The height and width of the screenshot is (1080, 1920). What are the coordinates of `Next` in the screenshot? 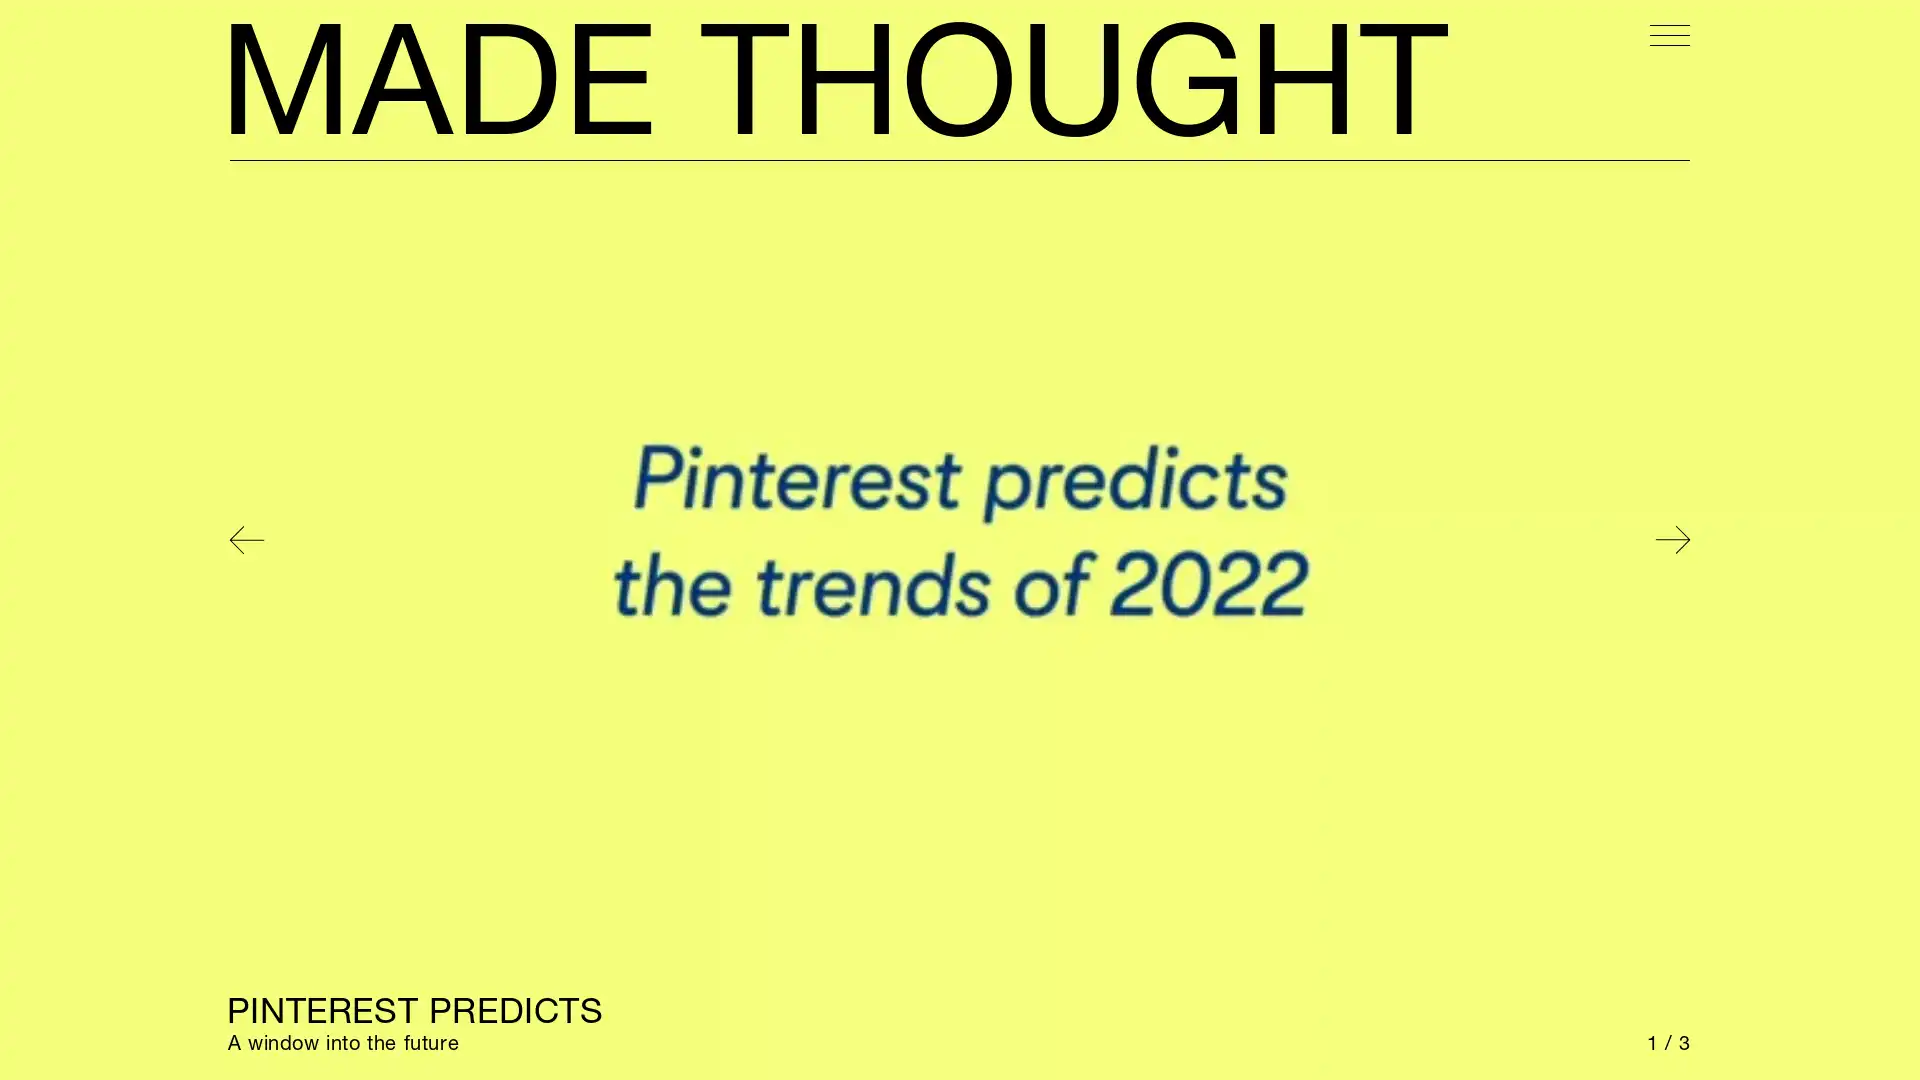 It's located at (1671, 540).